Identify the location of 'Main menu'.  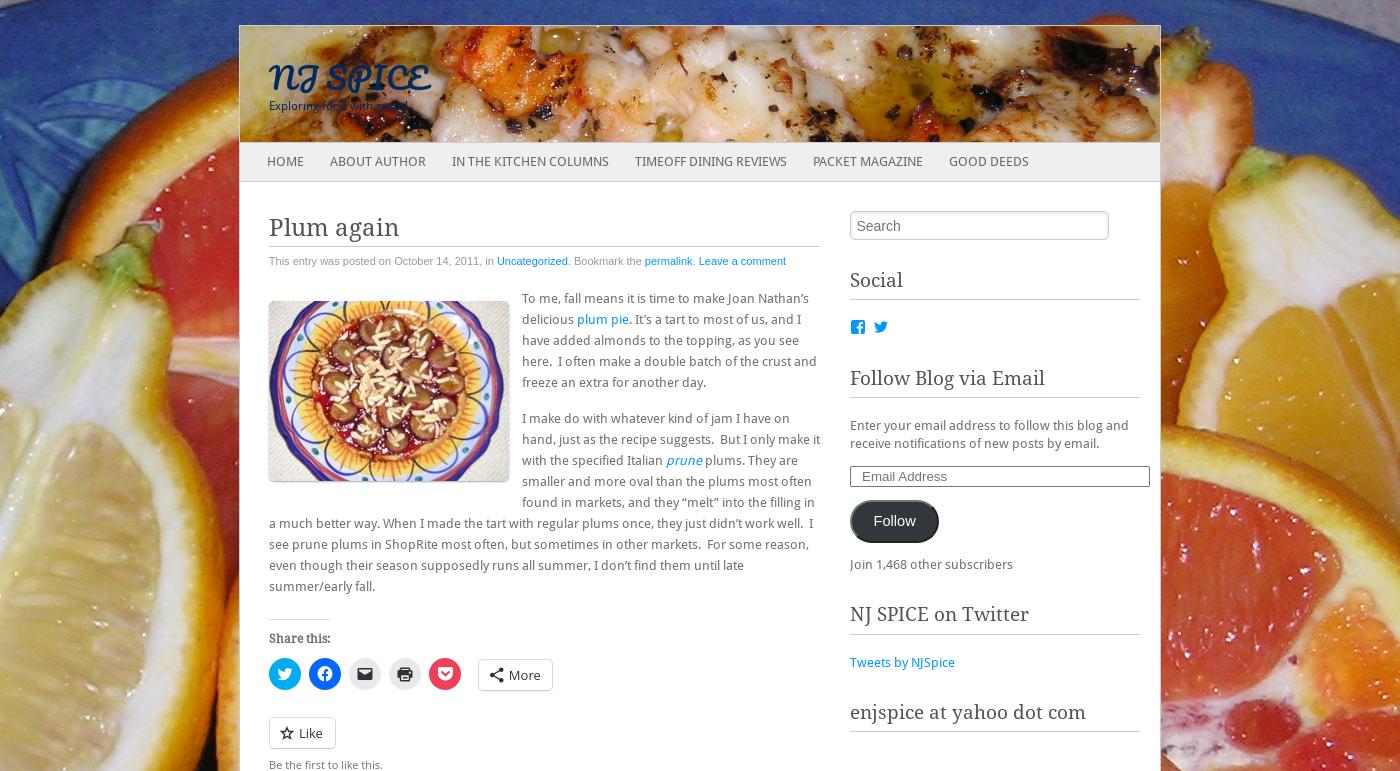
(294, 152).